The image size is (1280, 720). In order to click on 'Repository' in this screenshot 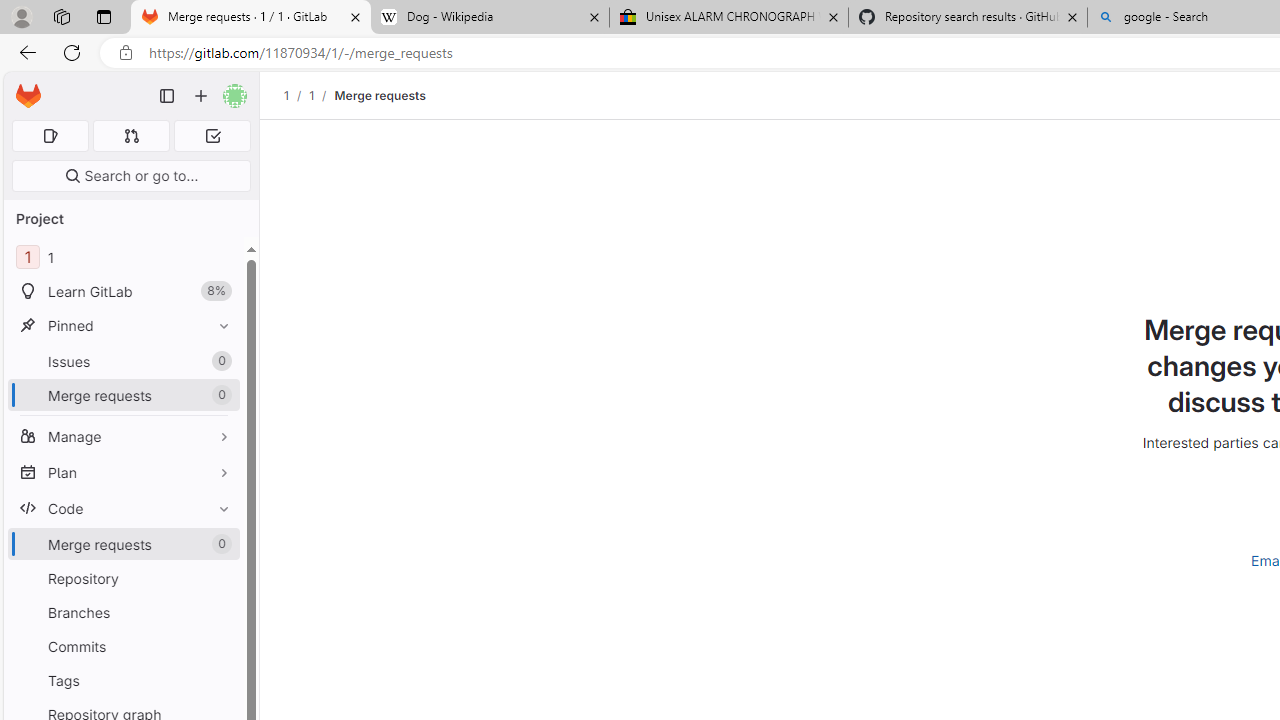, I will do `click(123, 578)`.